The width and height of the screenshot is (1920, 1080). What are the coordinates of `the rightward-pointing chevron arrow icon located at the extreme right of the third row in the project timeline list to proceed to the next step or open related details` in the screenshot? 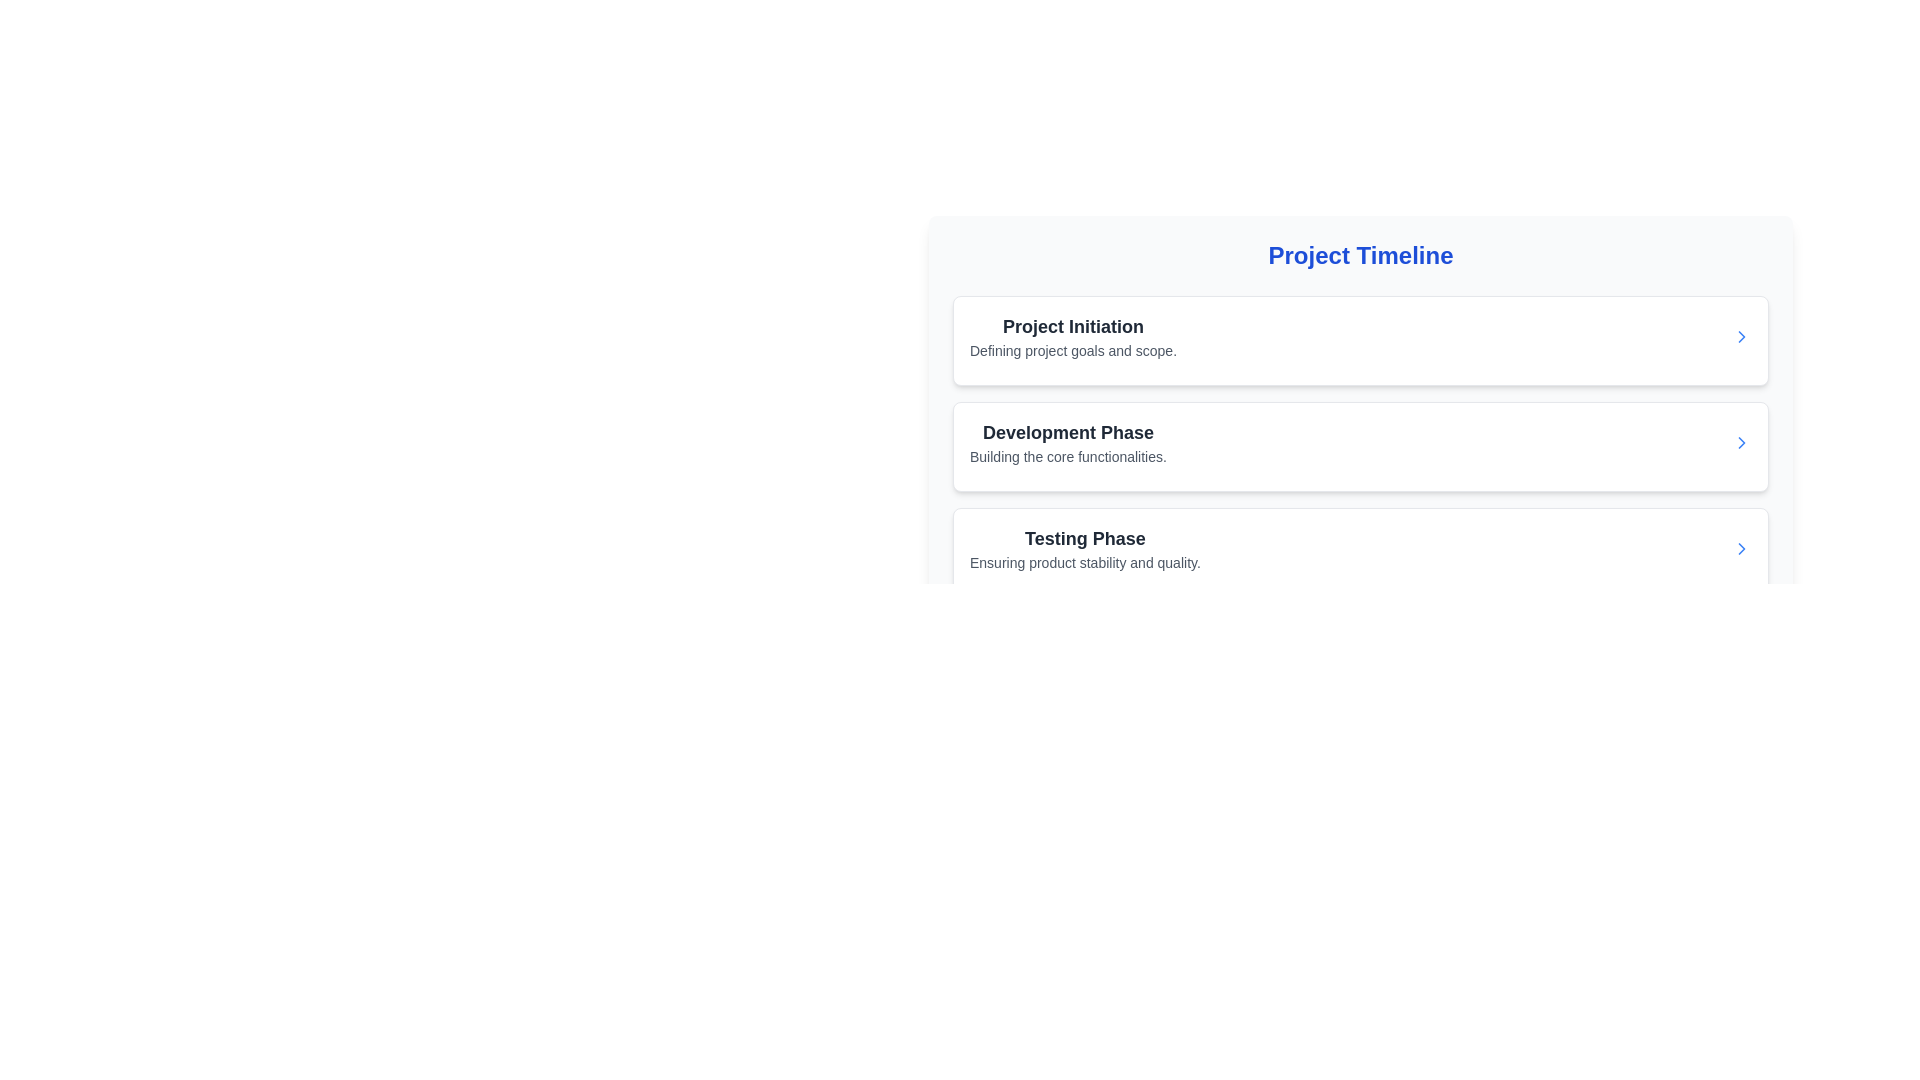 It's located at (1741, 548).